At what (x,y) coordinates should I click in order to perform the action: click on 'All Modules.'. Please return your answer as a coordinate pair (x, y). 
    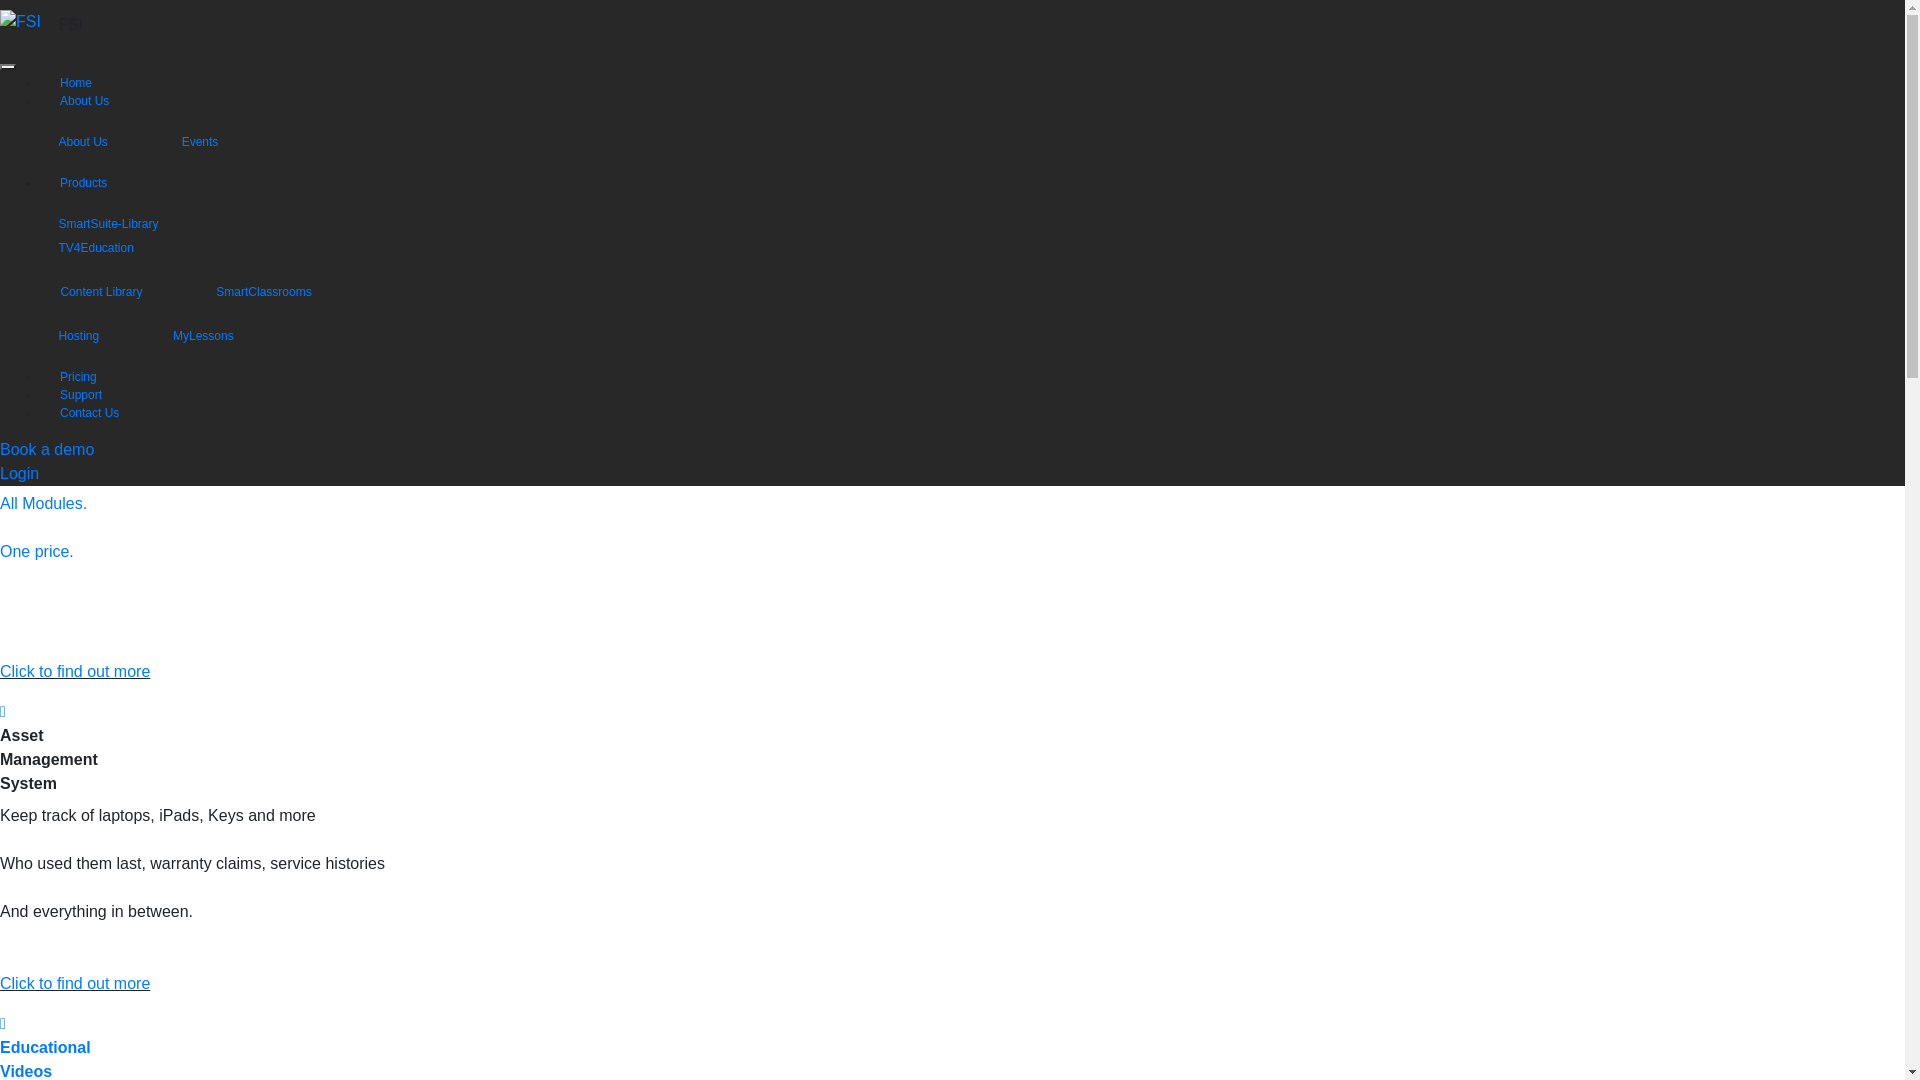
    Looking at the image, I should click on (43, 502).